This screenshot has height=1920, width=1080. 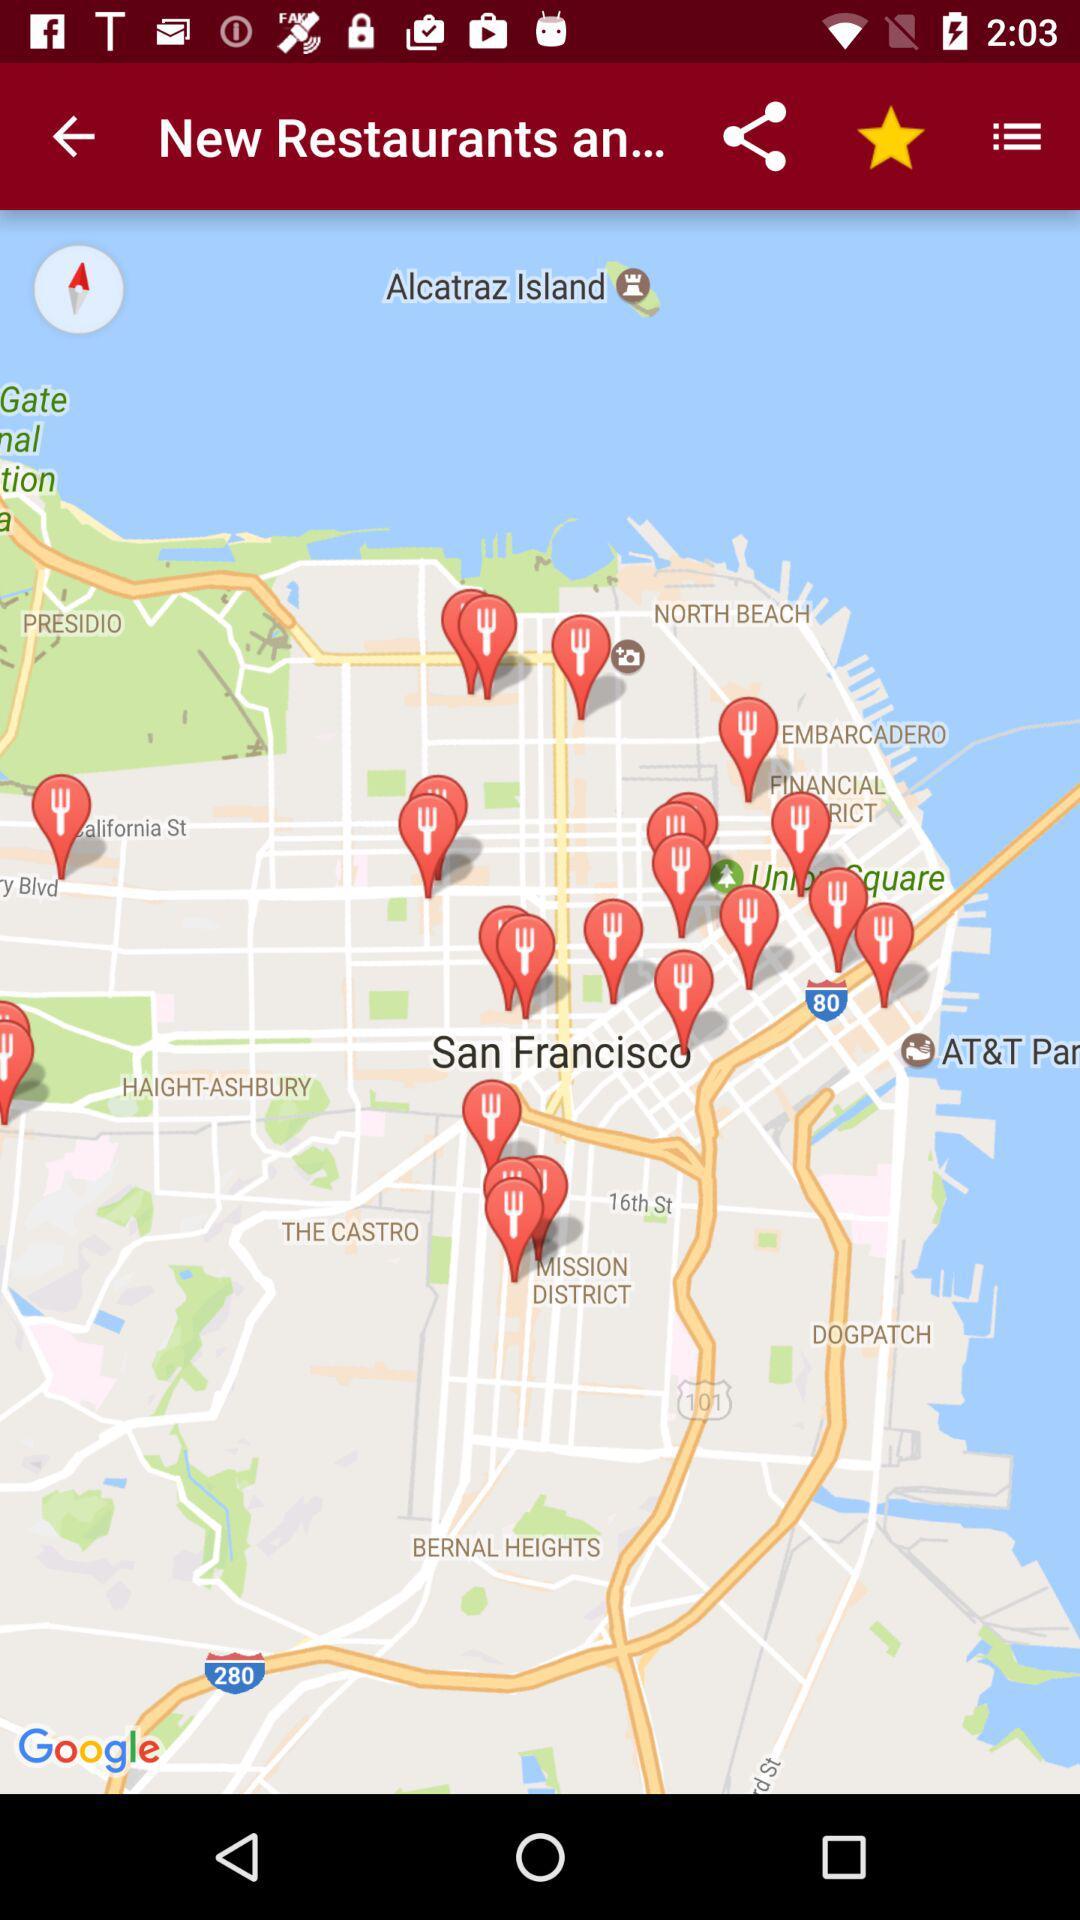 What do you see at coordinates (540, 1002) in the screenshot?
I see `the item at the center` at bounding box center [540, 1002].